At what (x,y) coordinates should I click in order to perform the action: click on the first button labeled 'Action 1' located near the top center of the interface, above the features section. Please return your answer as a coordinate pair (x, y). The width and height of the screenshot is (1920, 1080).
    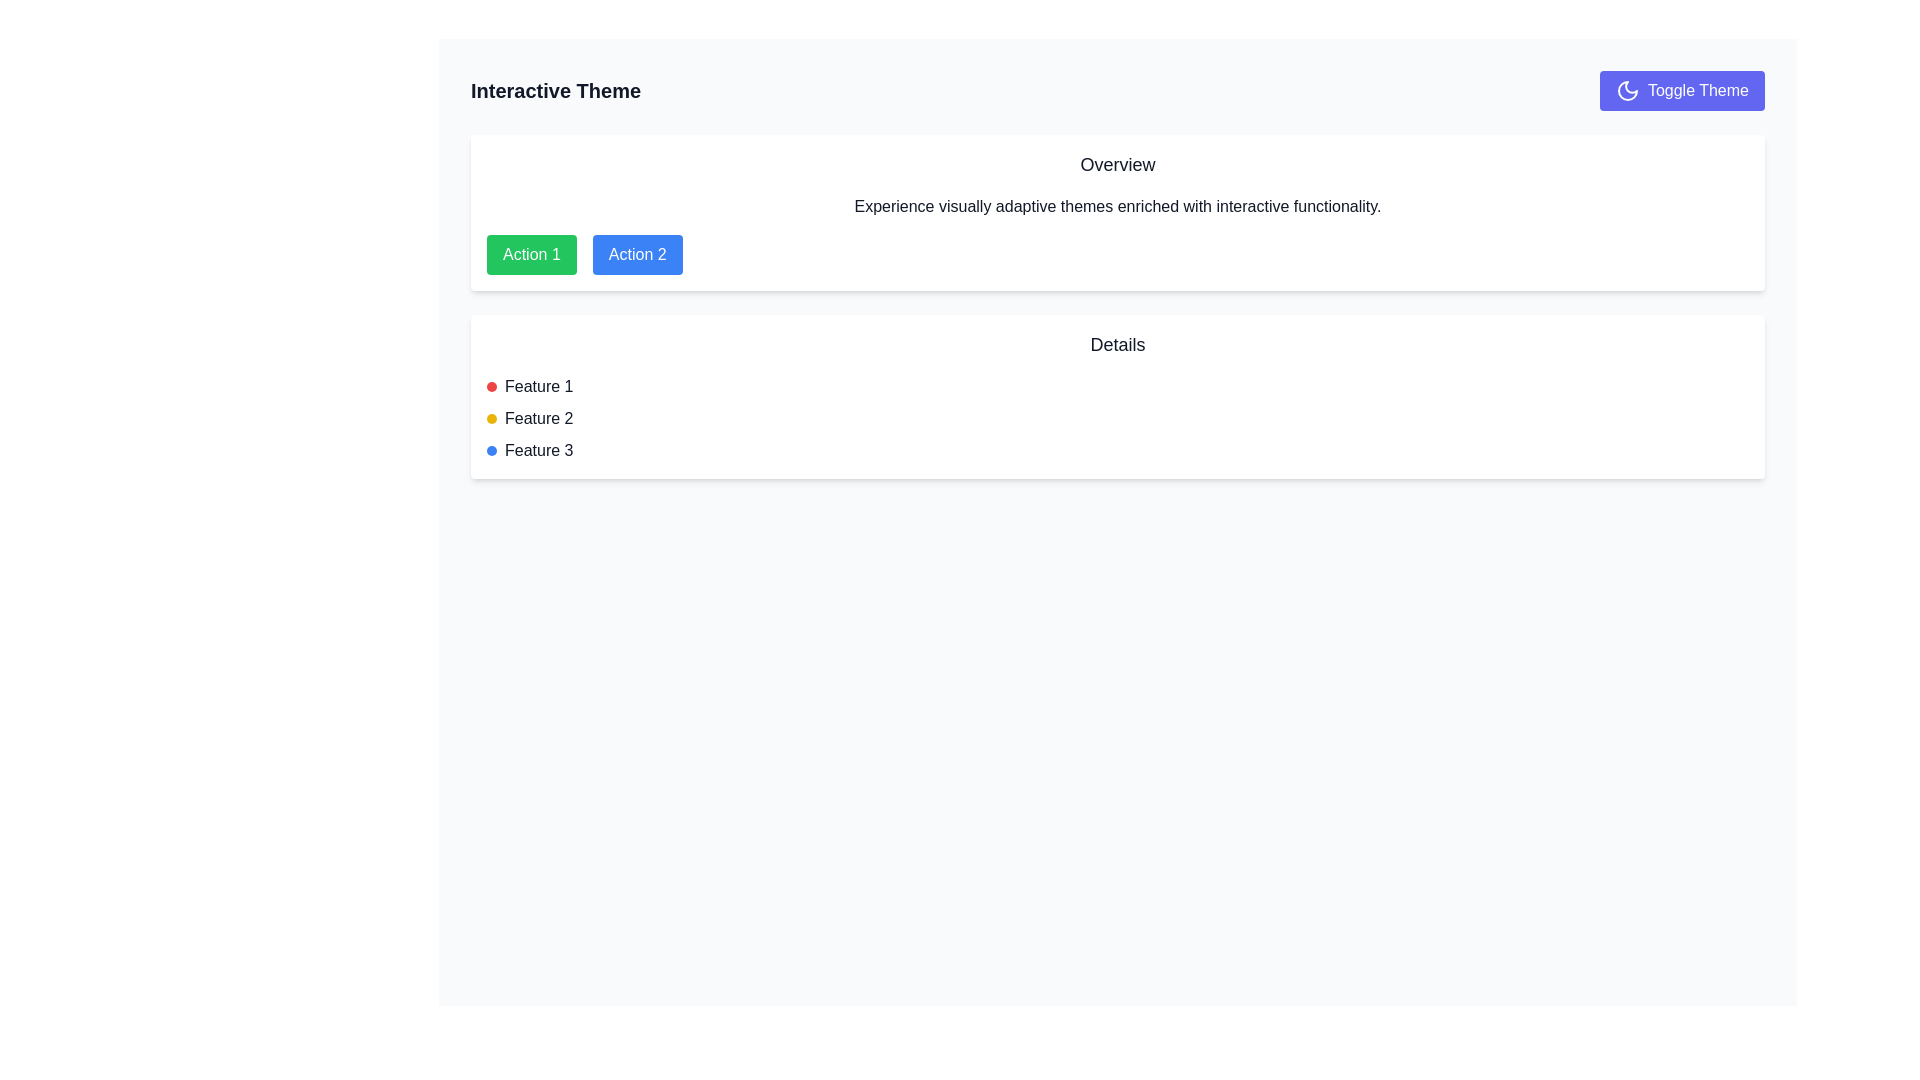
    Looking at the image, I should click on (531, 253).